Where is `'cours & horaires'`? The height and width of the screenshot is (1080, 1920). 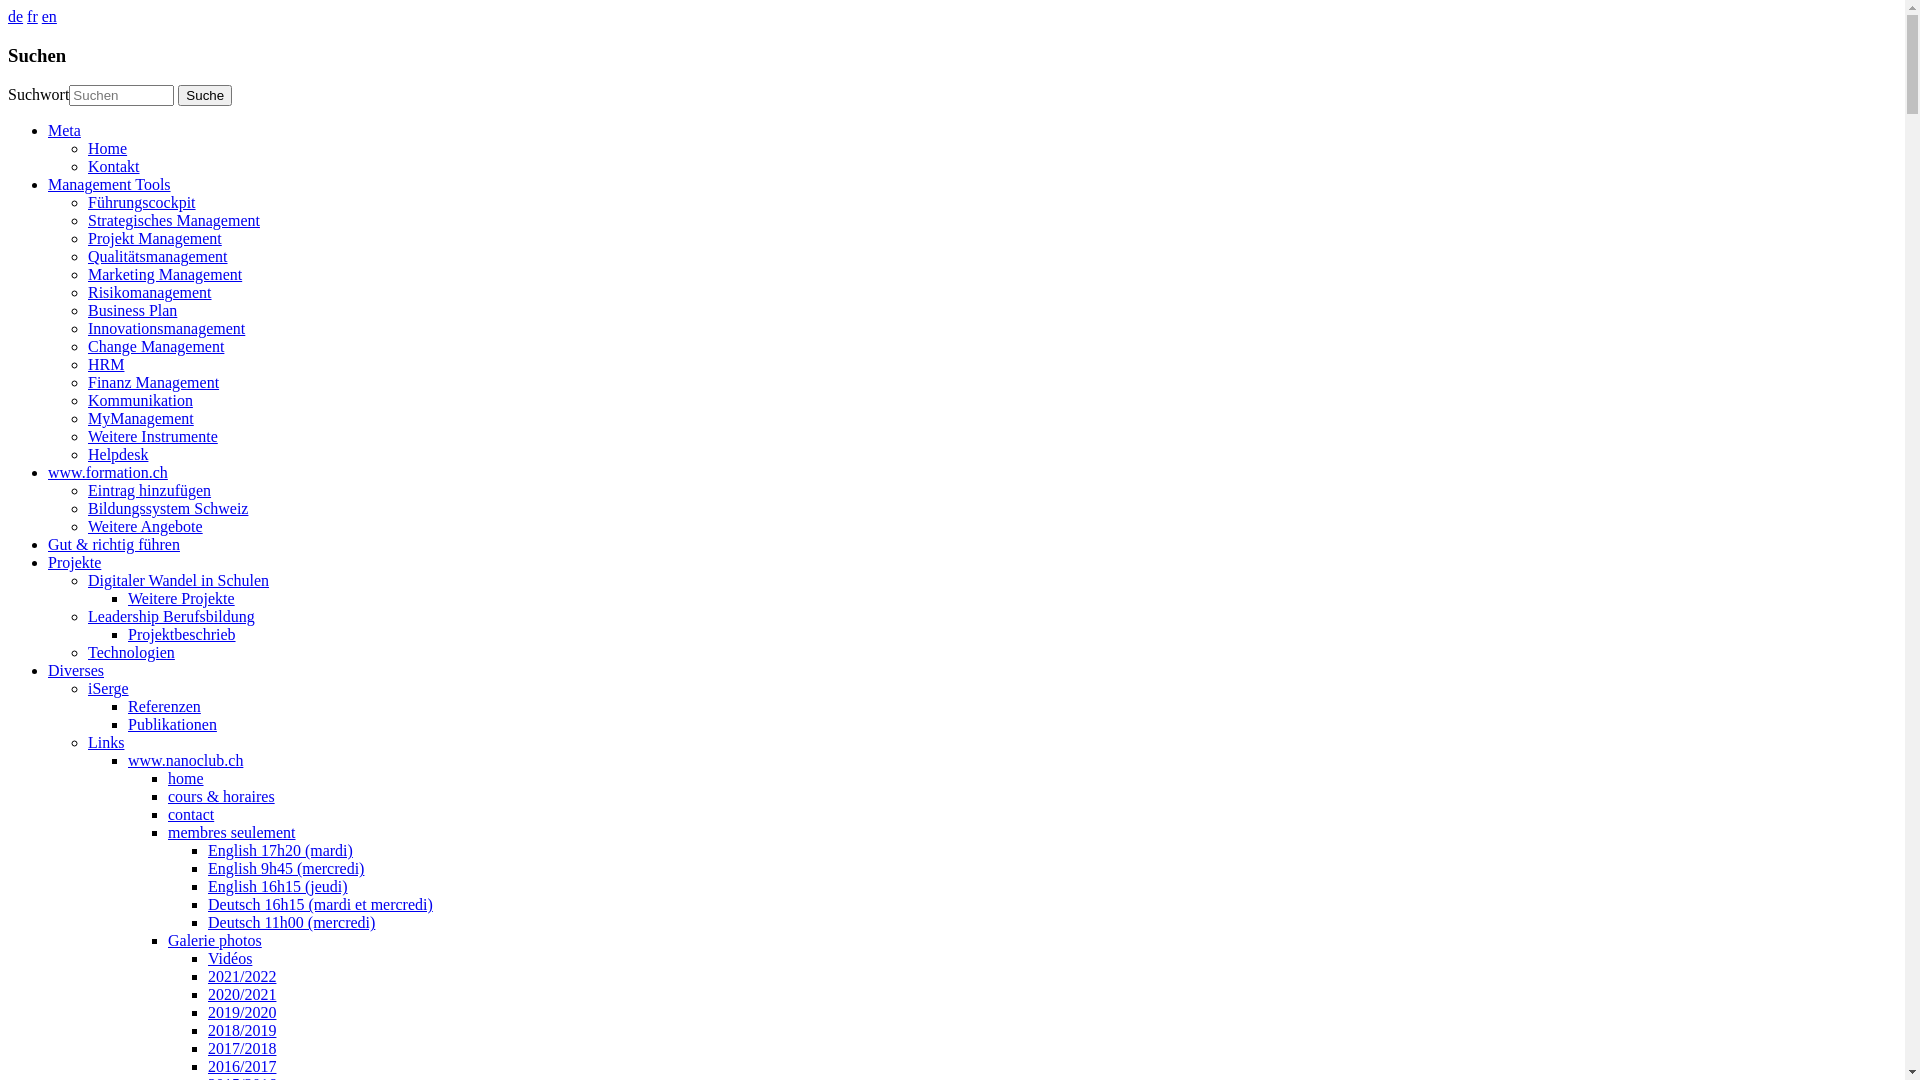
'cours & horaires' is located at coordinates (168, 795).